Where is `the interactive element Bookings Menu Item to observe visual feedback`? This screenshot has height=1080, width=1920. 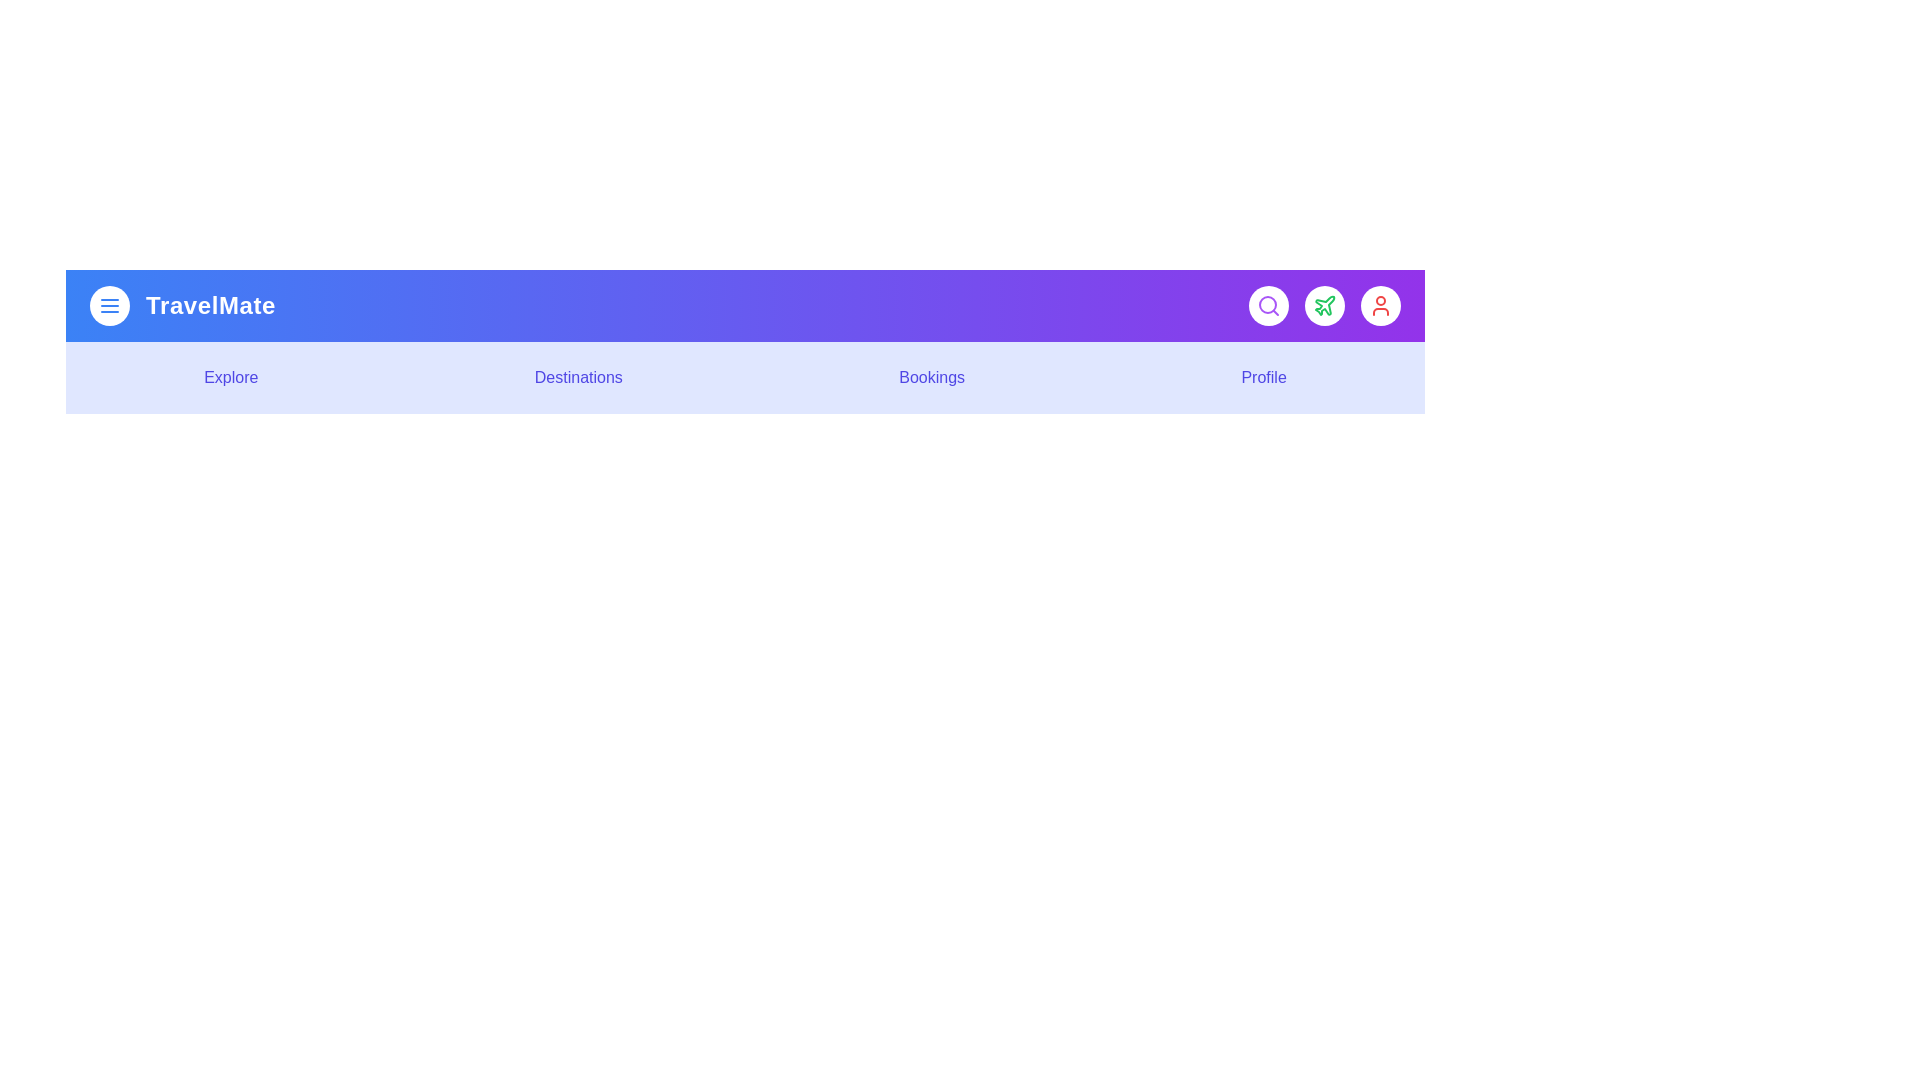 the interactive element Bookings Menu Item to observe visual feedback is located at coordinates (930, 378).